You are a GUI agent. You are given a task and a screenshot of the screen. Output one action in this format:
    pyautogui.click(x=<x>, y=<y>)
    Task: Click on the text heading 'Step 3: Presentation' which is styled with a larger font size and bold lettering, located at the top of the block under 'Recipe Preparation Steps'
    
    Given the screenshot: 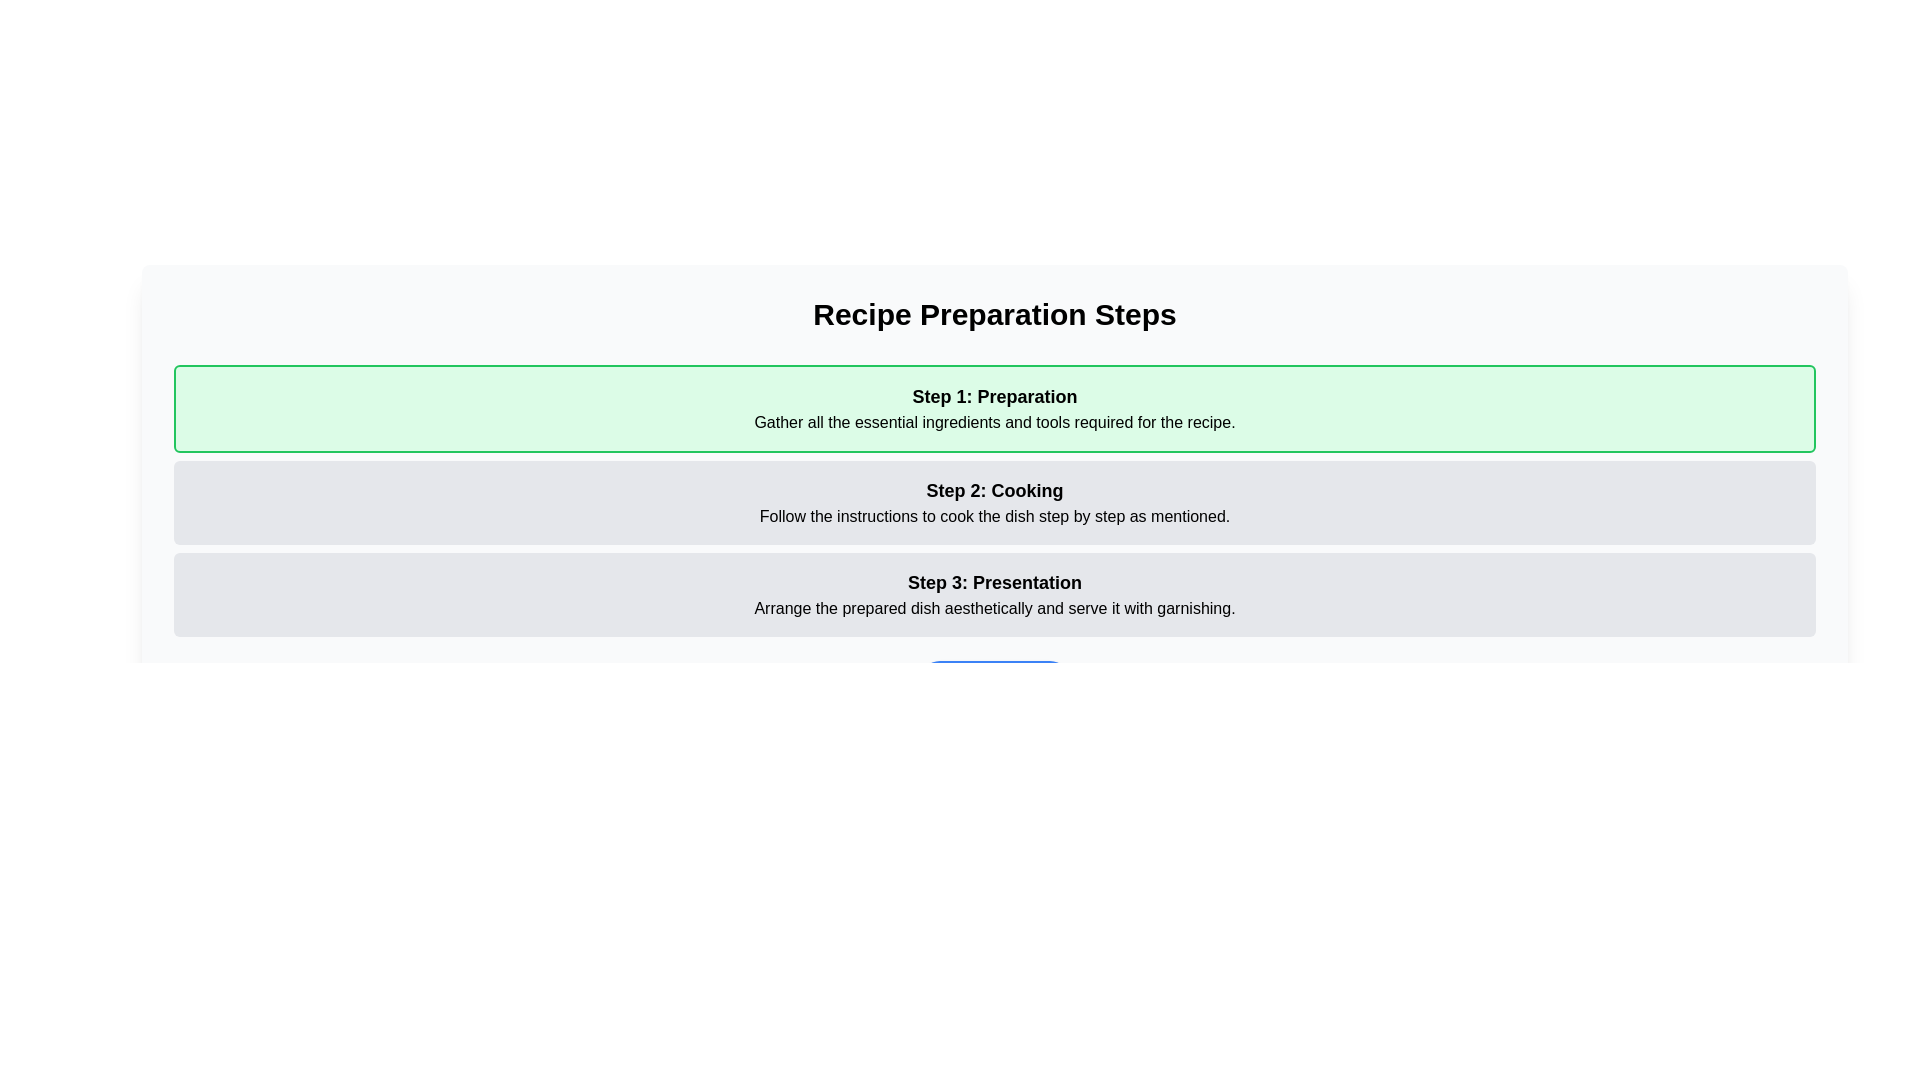 What is the action you would take?
    pyautogui.click(x=994, y=582)
    